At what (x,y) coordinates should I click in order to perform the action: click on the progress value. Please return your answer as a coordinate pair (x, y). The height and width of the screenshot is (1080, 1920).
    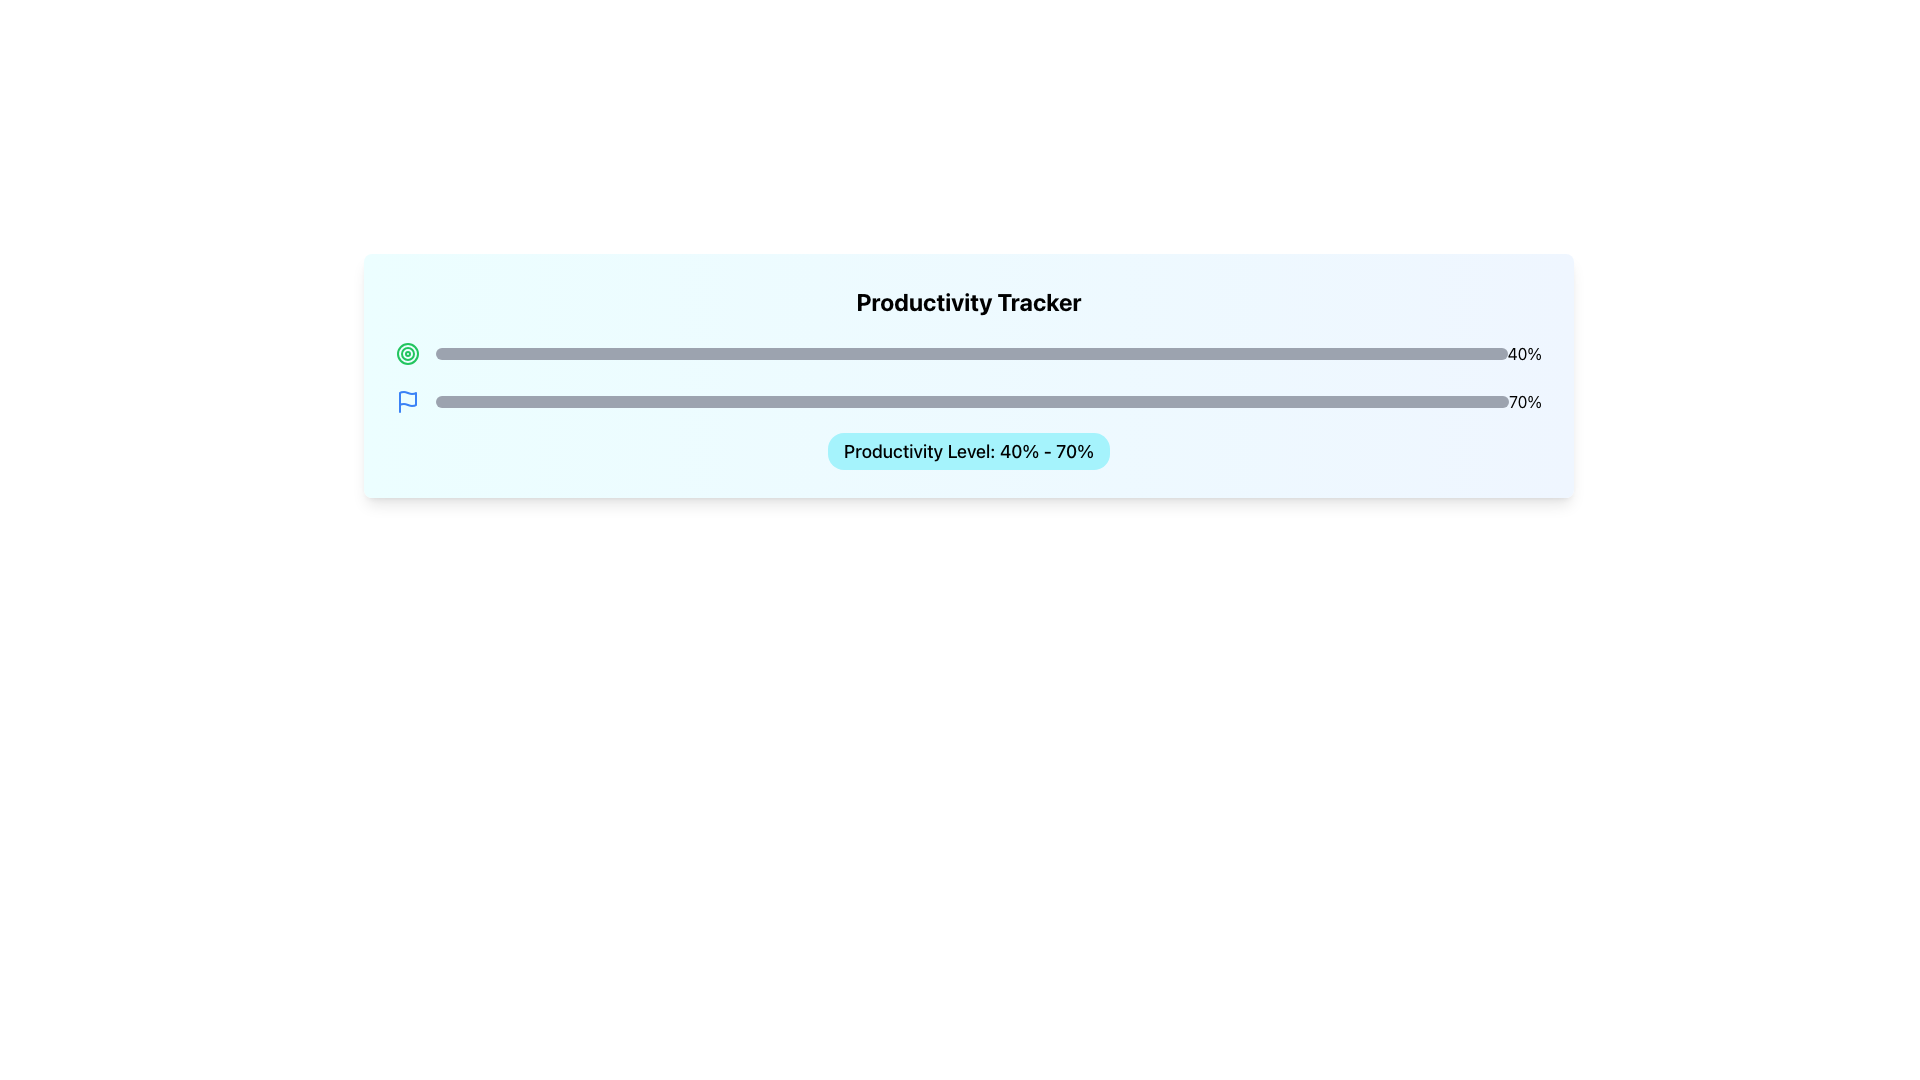
    Looking at the image, I should click on (756, 401).